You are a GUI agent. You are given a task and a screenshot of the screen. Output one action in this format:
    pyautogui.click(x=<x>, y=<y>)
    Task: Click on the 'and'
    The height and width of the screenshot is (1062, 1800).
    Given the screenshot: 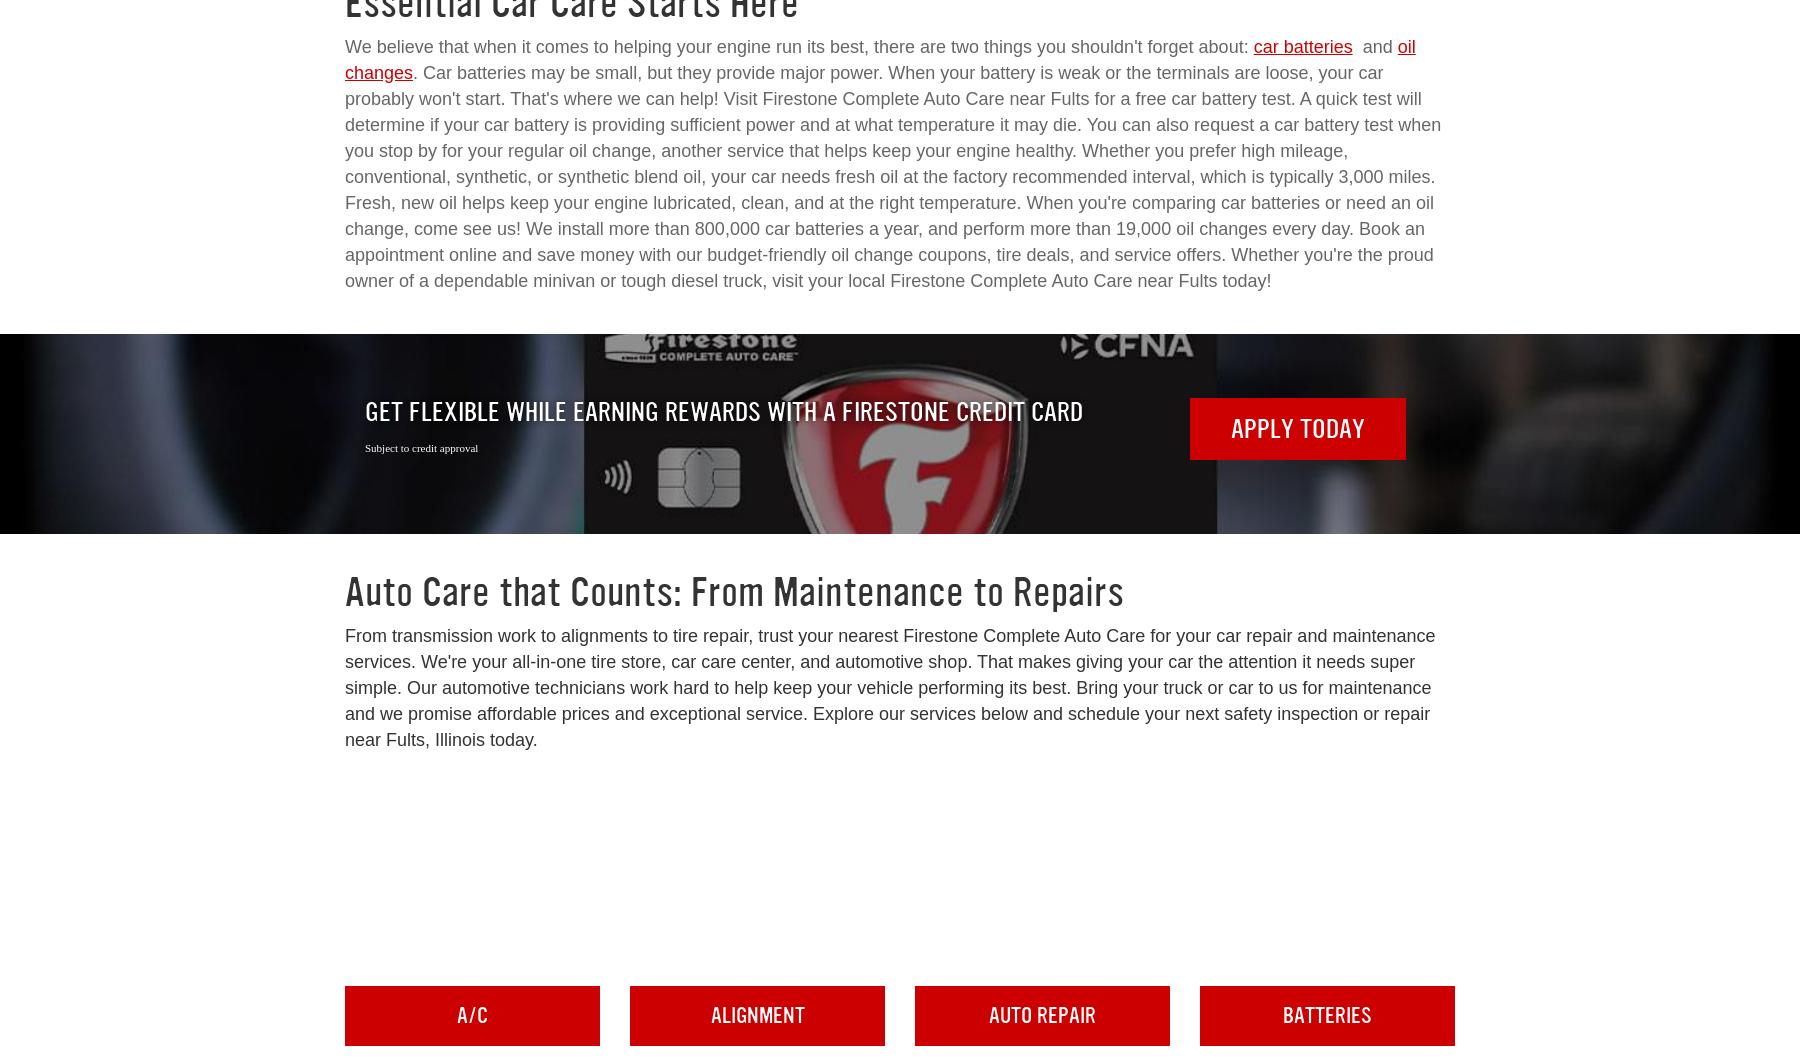 What is the action you would take?
    pyautogui.click(x=1373, y=47)
    